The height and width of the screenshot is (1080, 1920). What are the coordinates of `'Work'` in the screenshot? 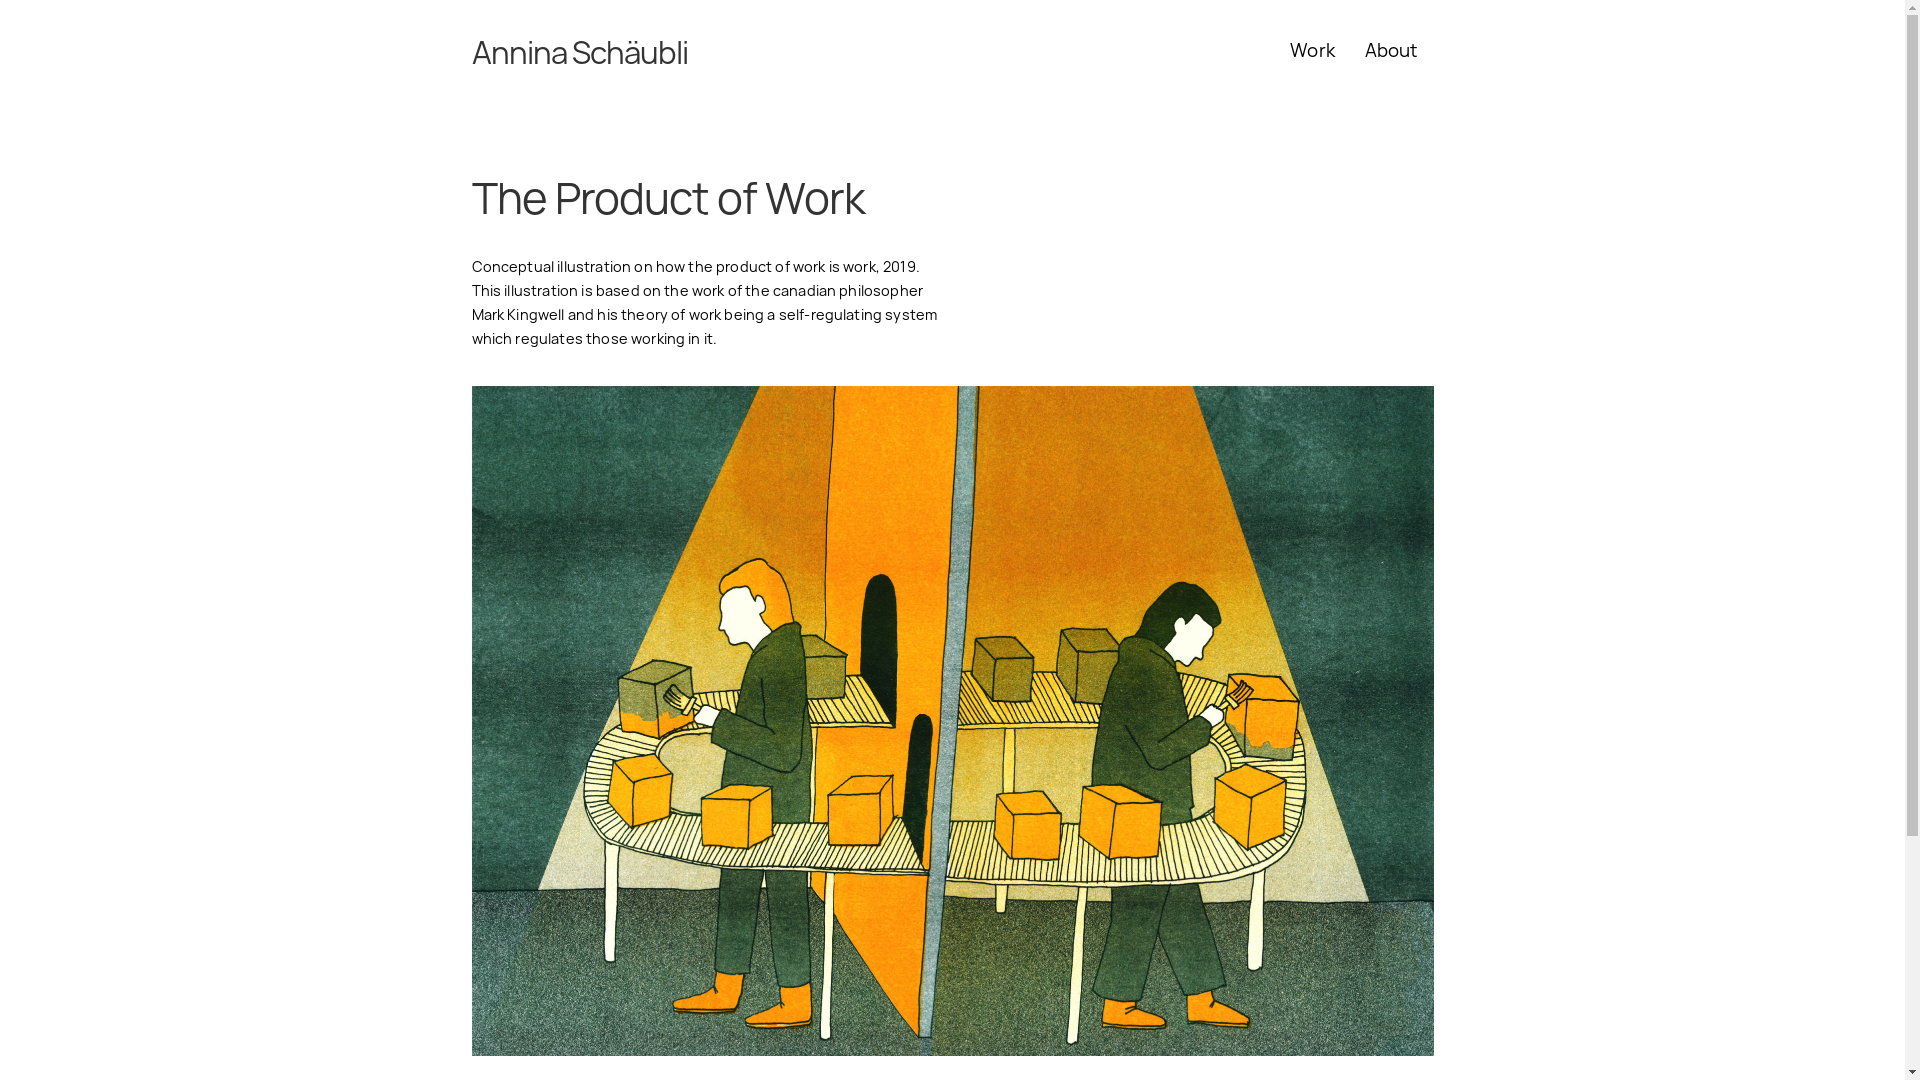 It's located at (1312, 49).